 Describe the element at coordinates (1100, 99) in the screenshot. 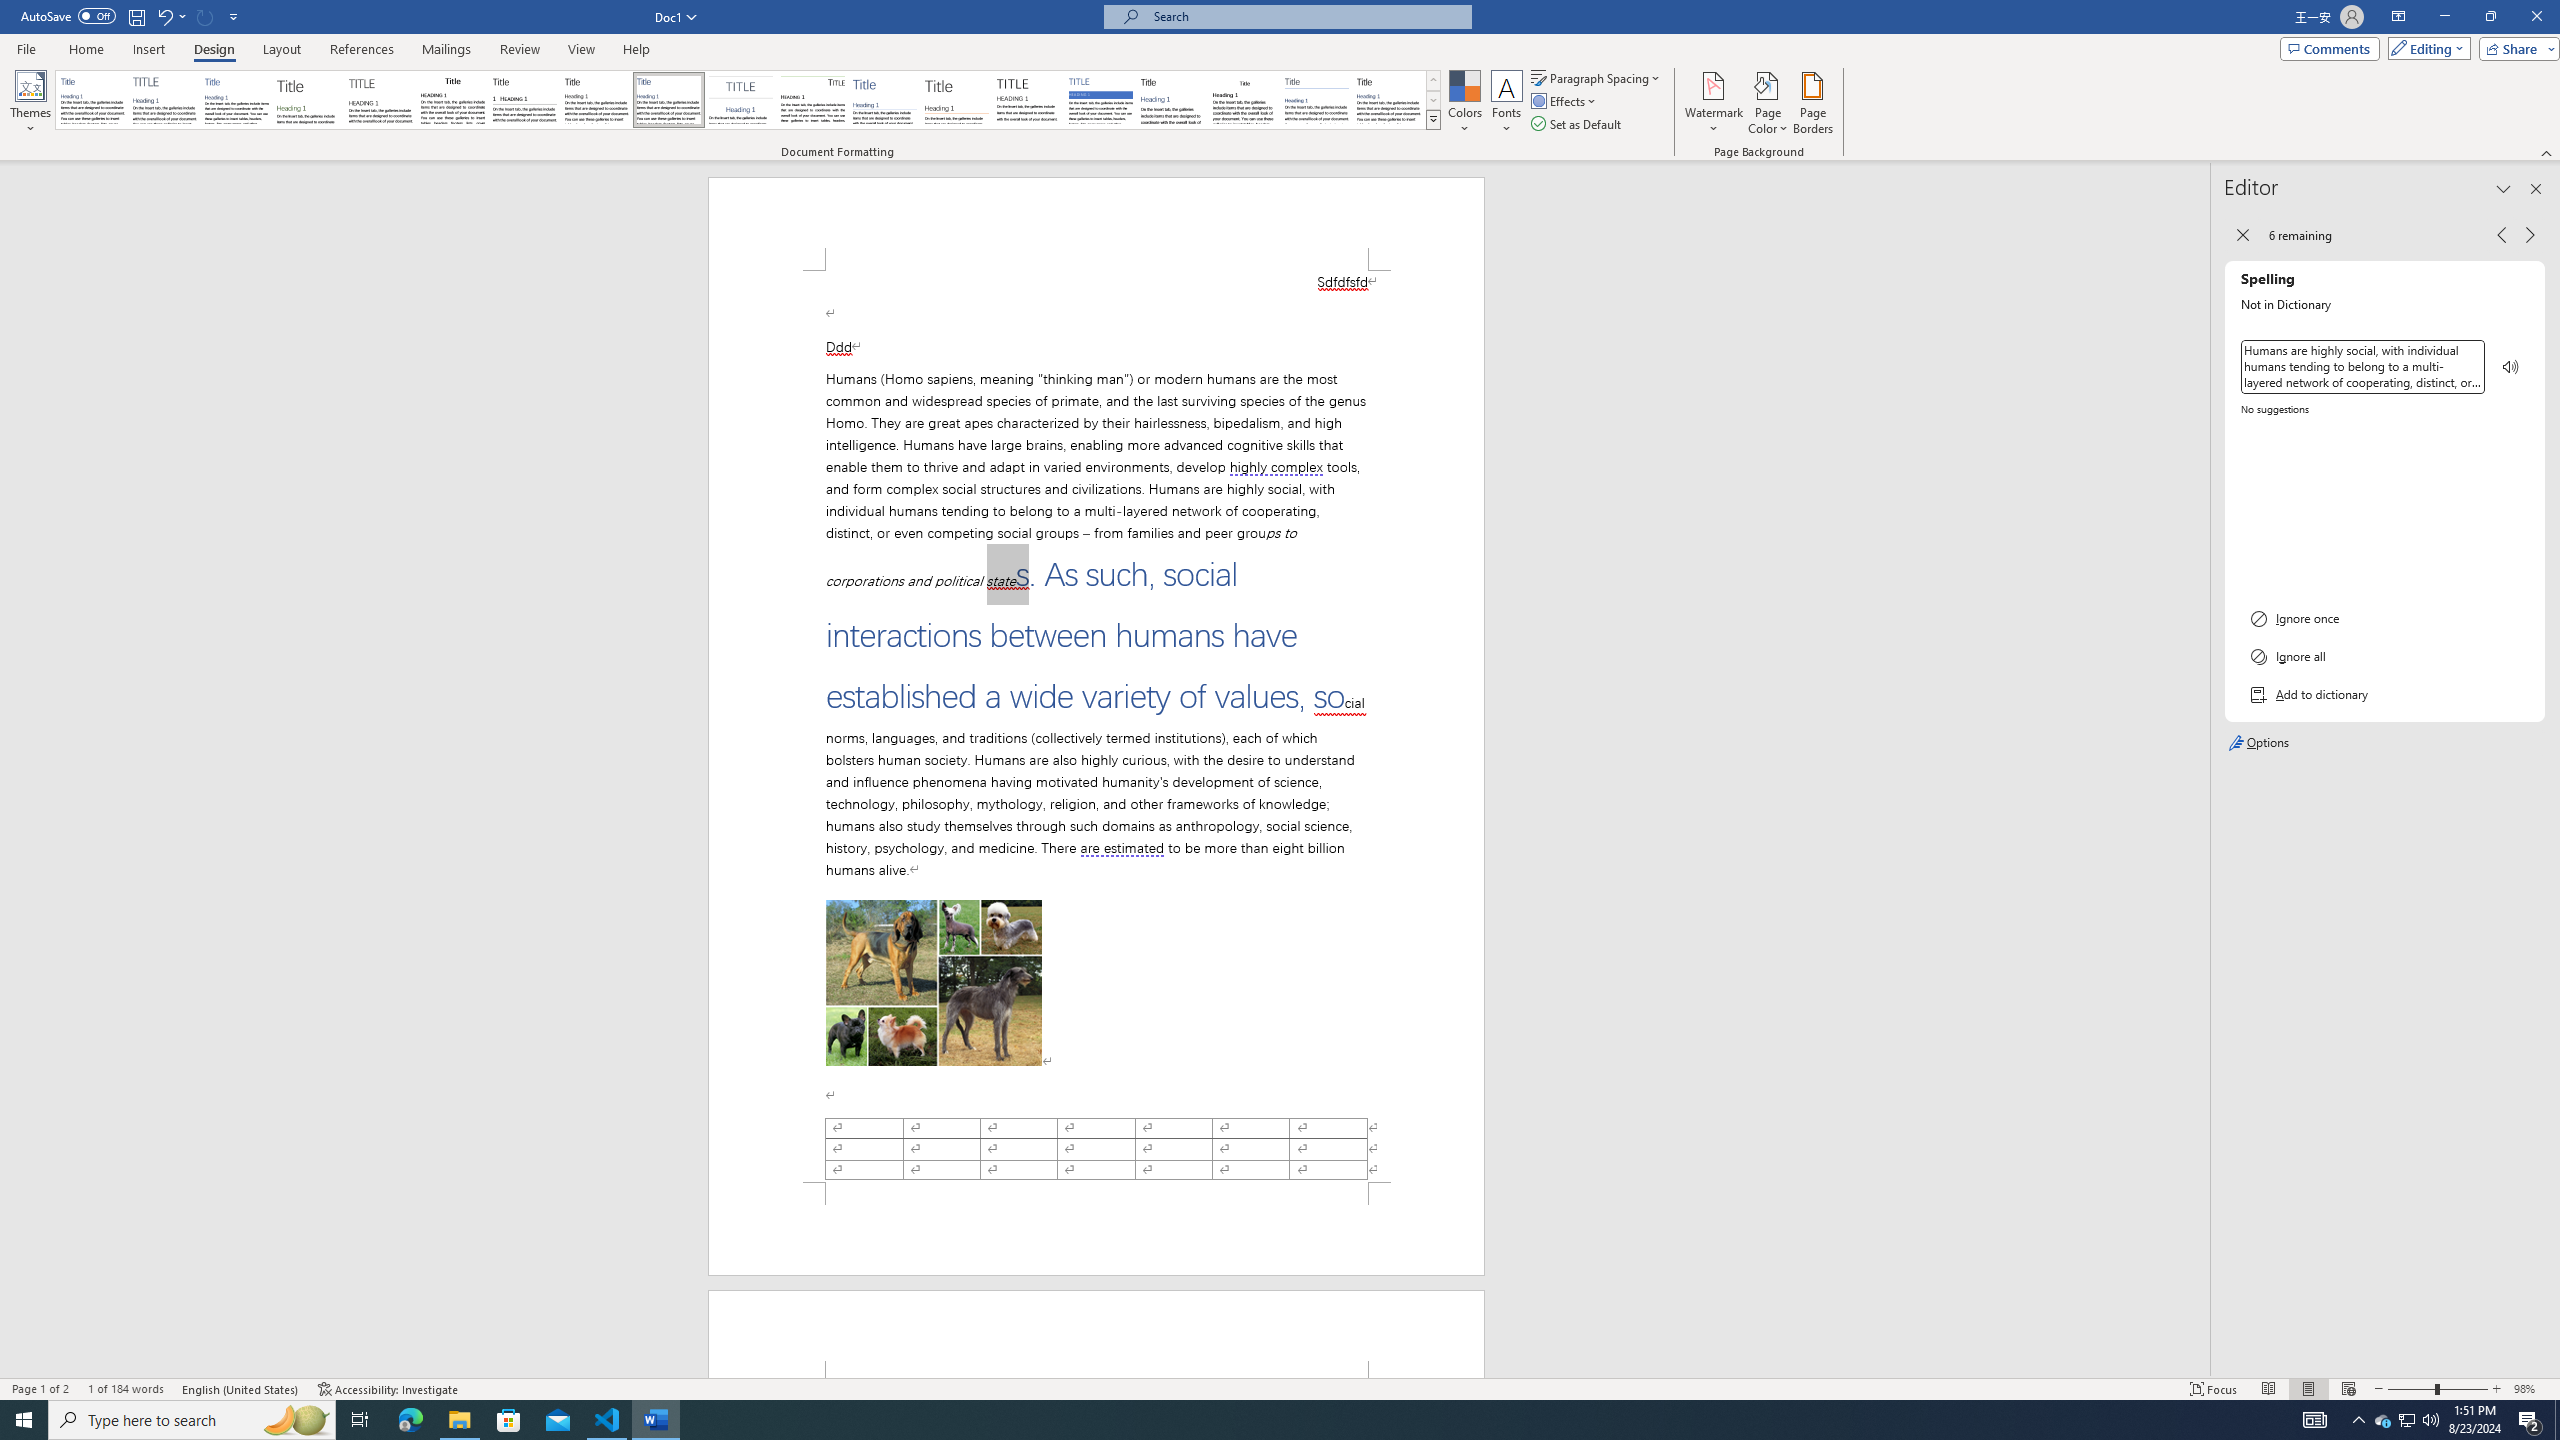

I see `'Shaded'` at that location.